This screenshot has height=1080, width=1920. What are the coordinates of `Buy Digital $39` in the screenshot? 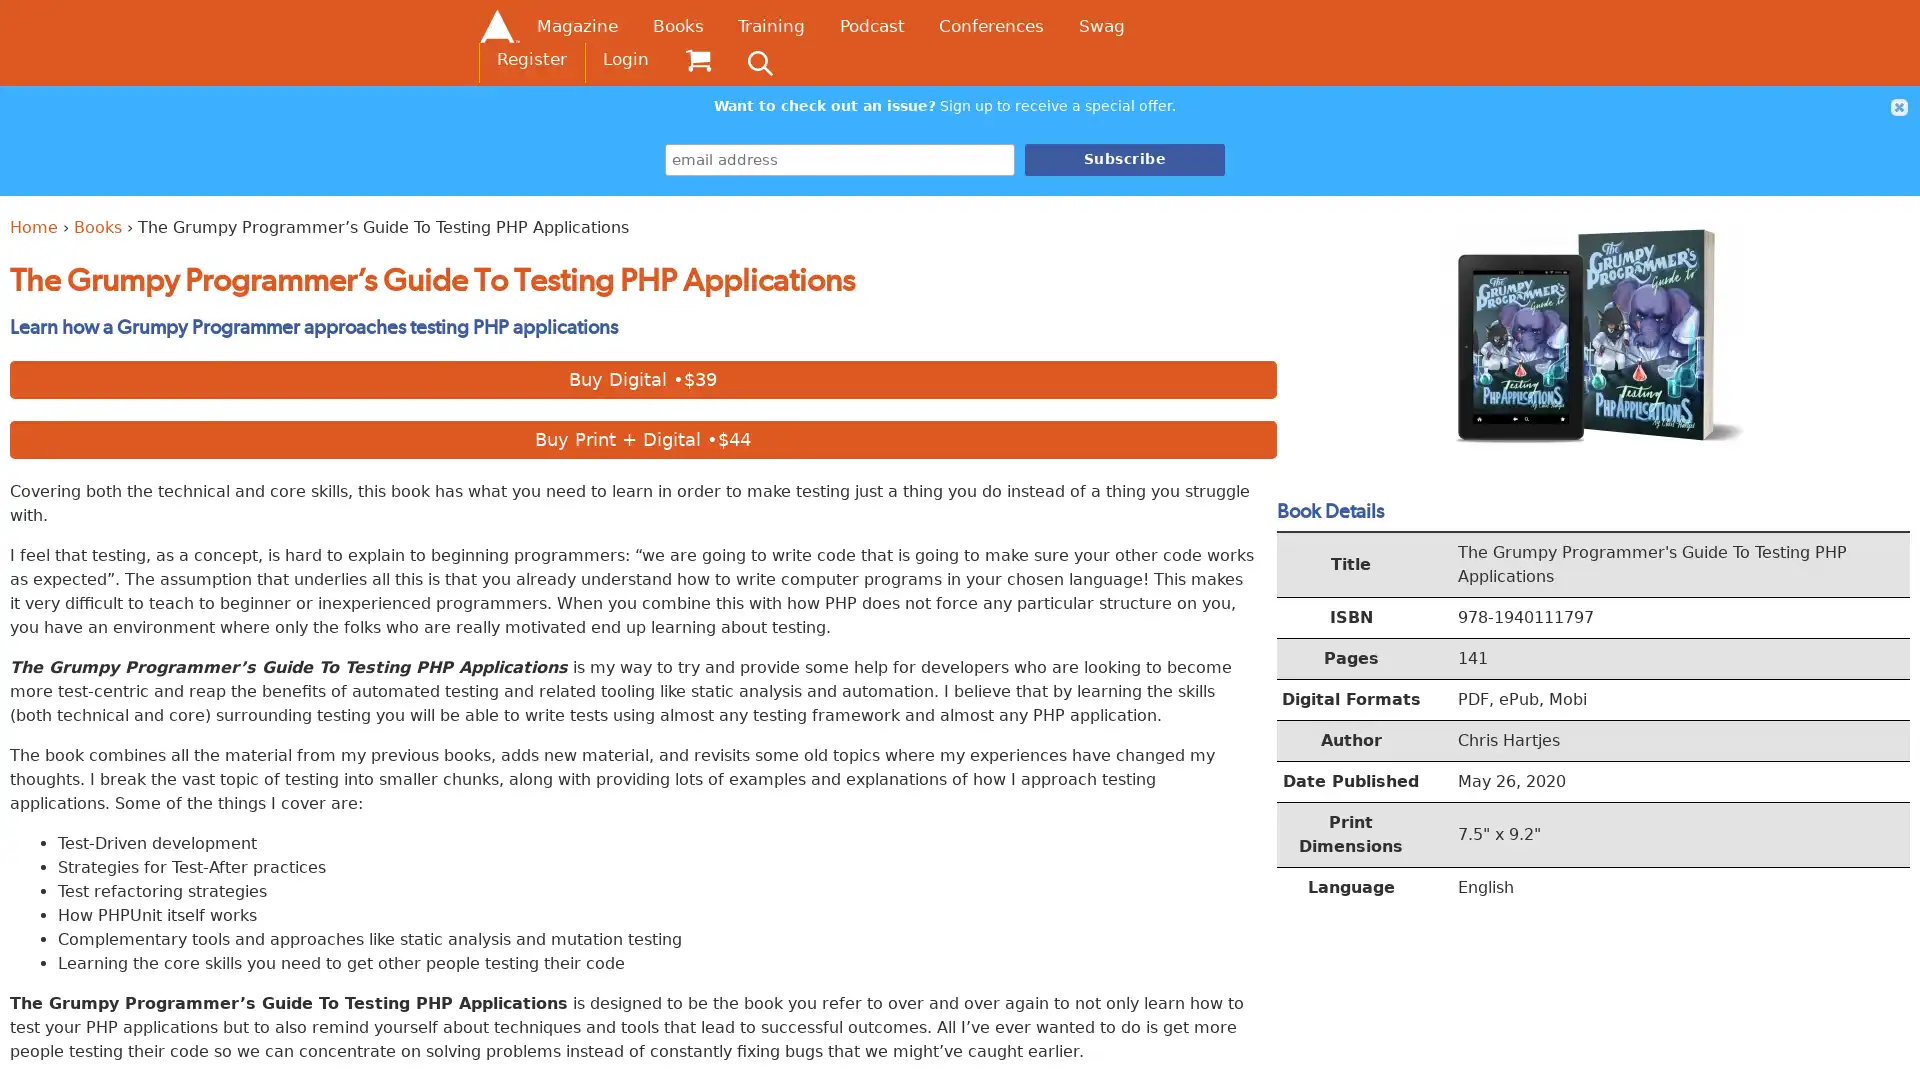 It's located at (643, 378).